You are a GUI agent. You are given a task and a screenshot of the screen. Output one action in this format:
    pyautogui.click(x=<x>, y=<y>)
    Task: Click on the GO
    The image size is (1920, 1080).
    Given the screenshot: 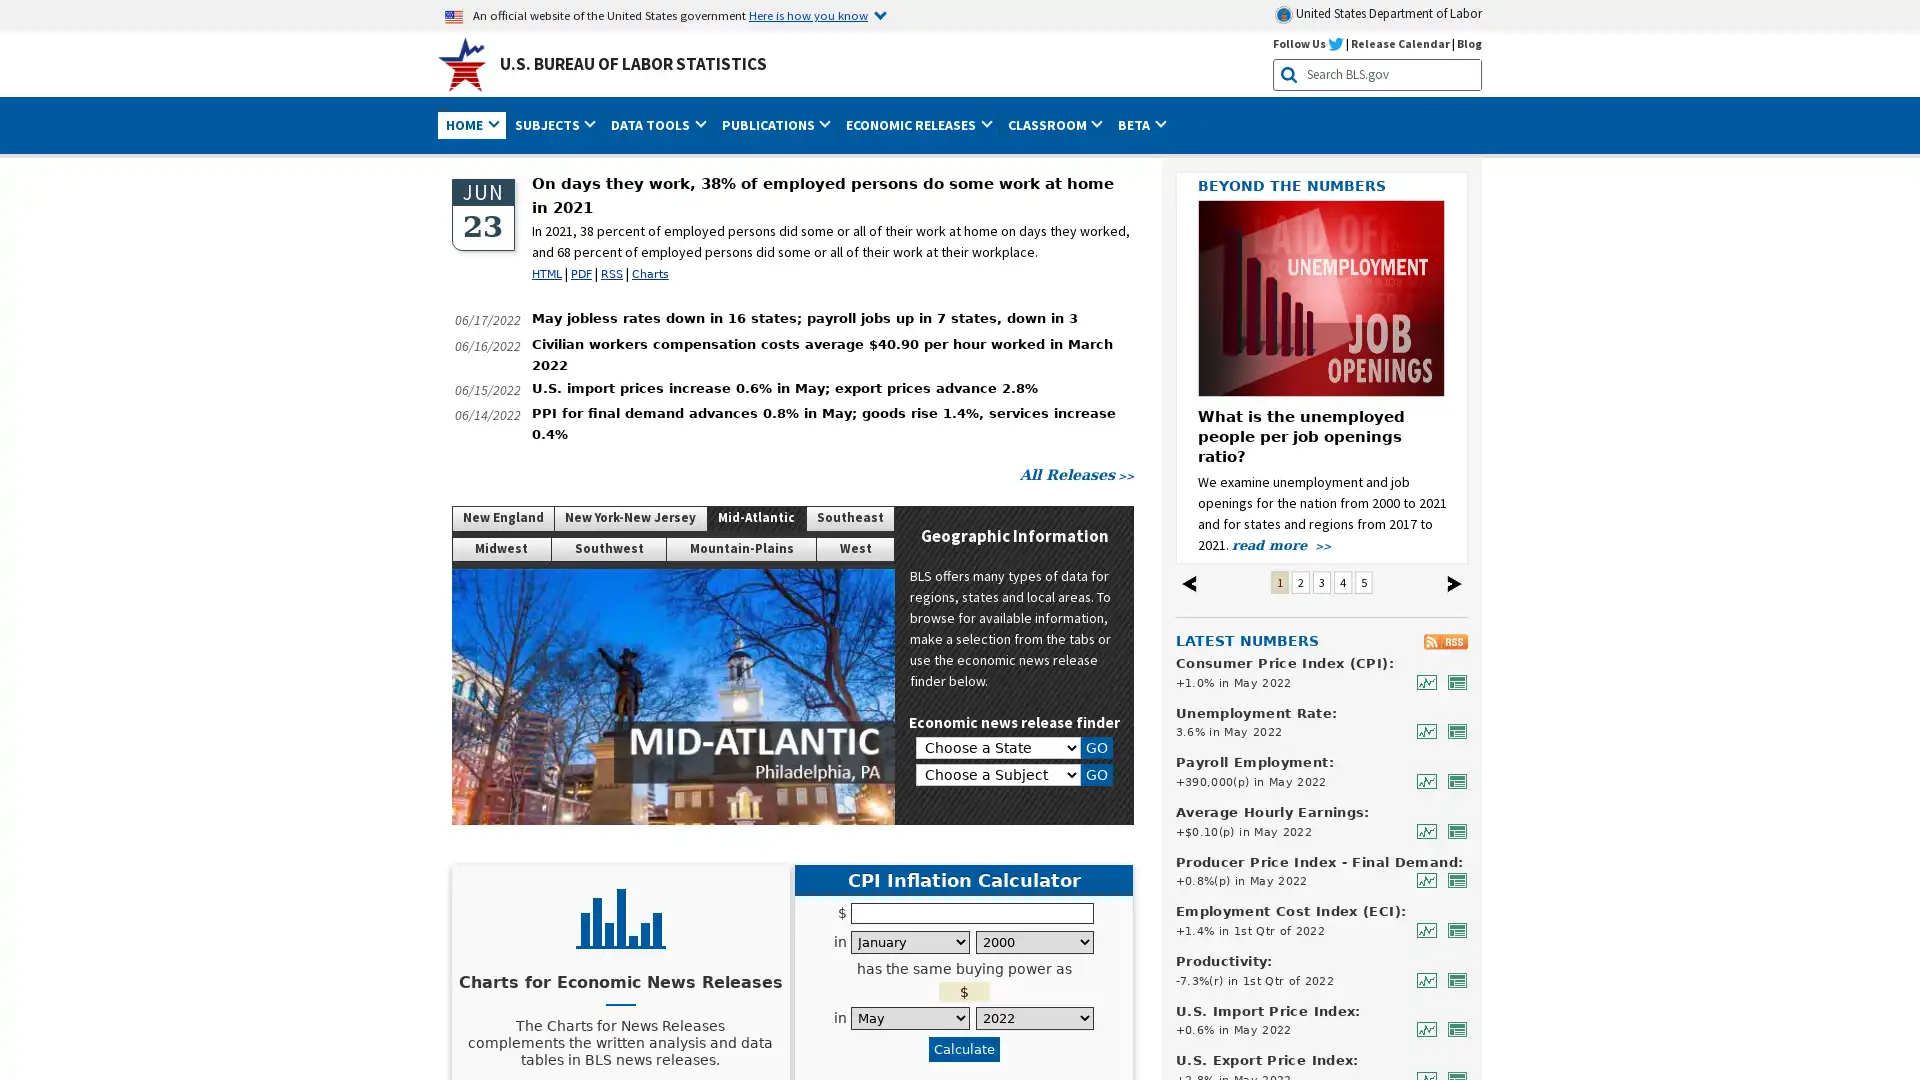 What is the action you would take?
    pyautogui.click(x=1096, y=774)
    